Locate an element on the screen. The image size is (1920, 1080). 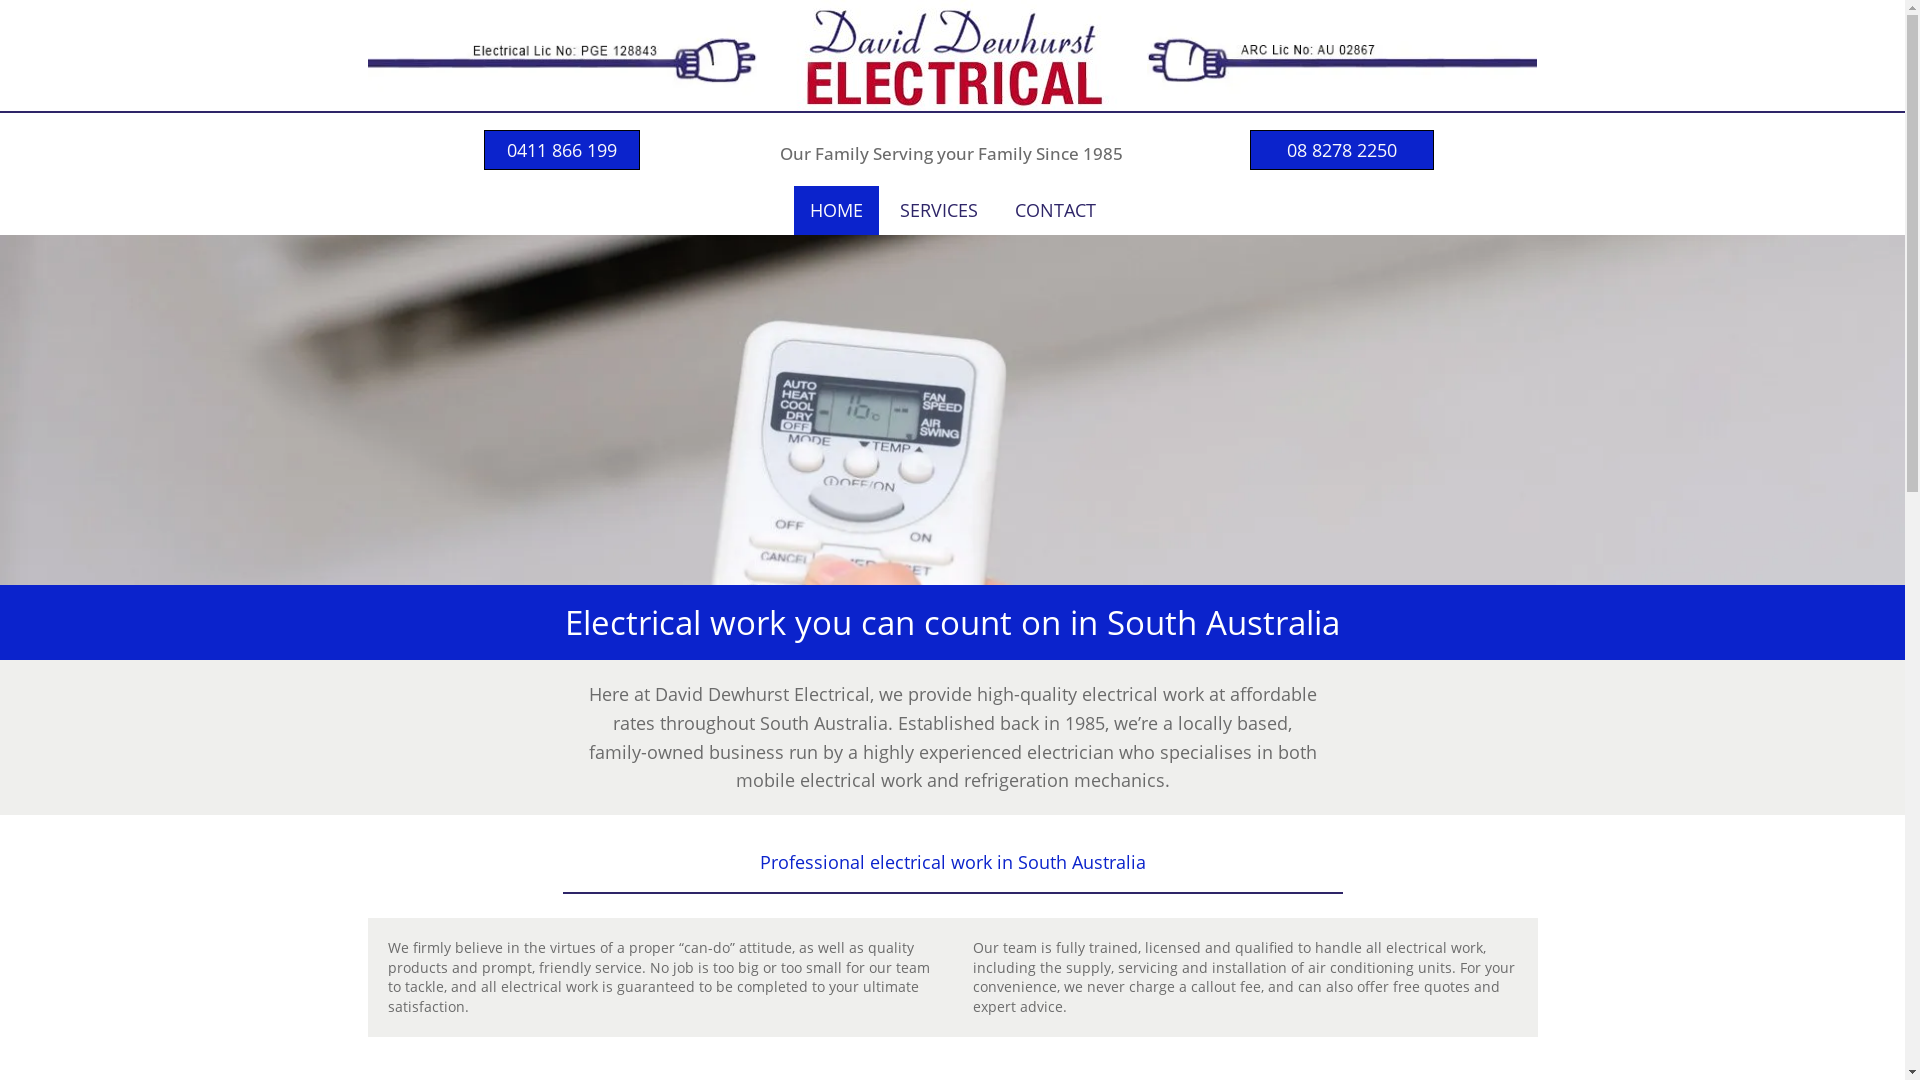
'SERVICES' is located at coordinates (938, 210).